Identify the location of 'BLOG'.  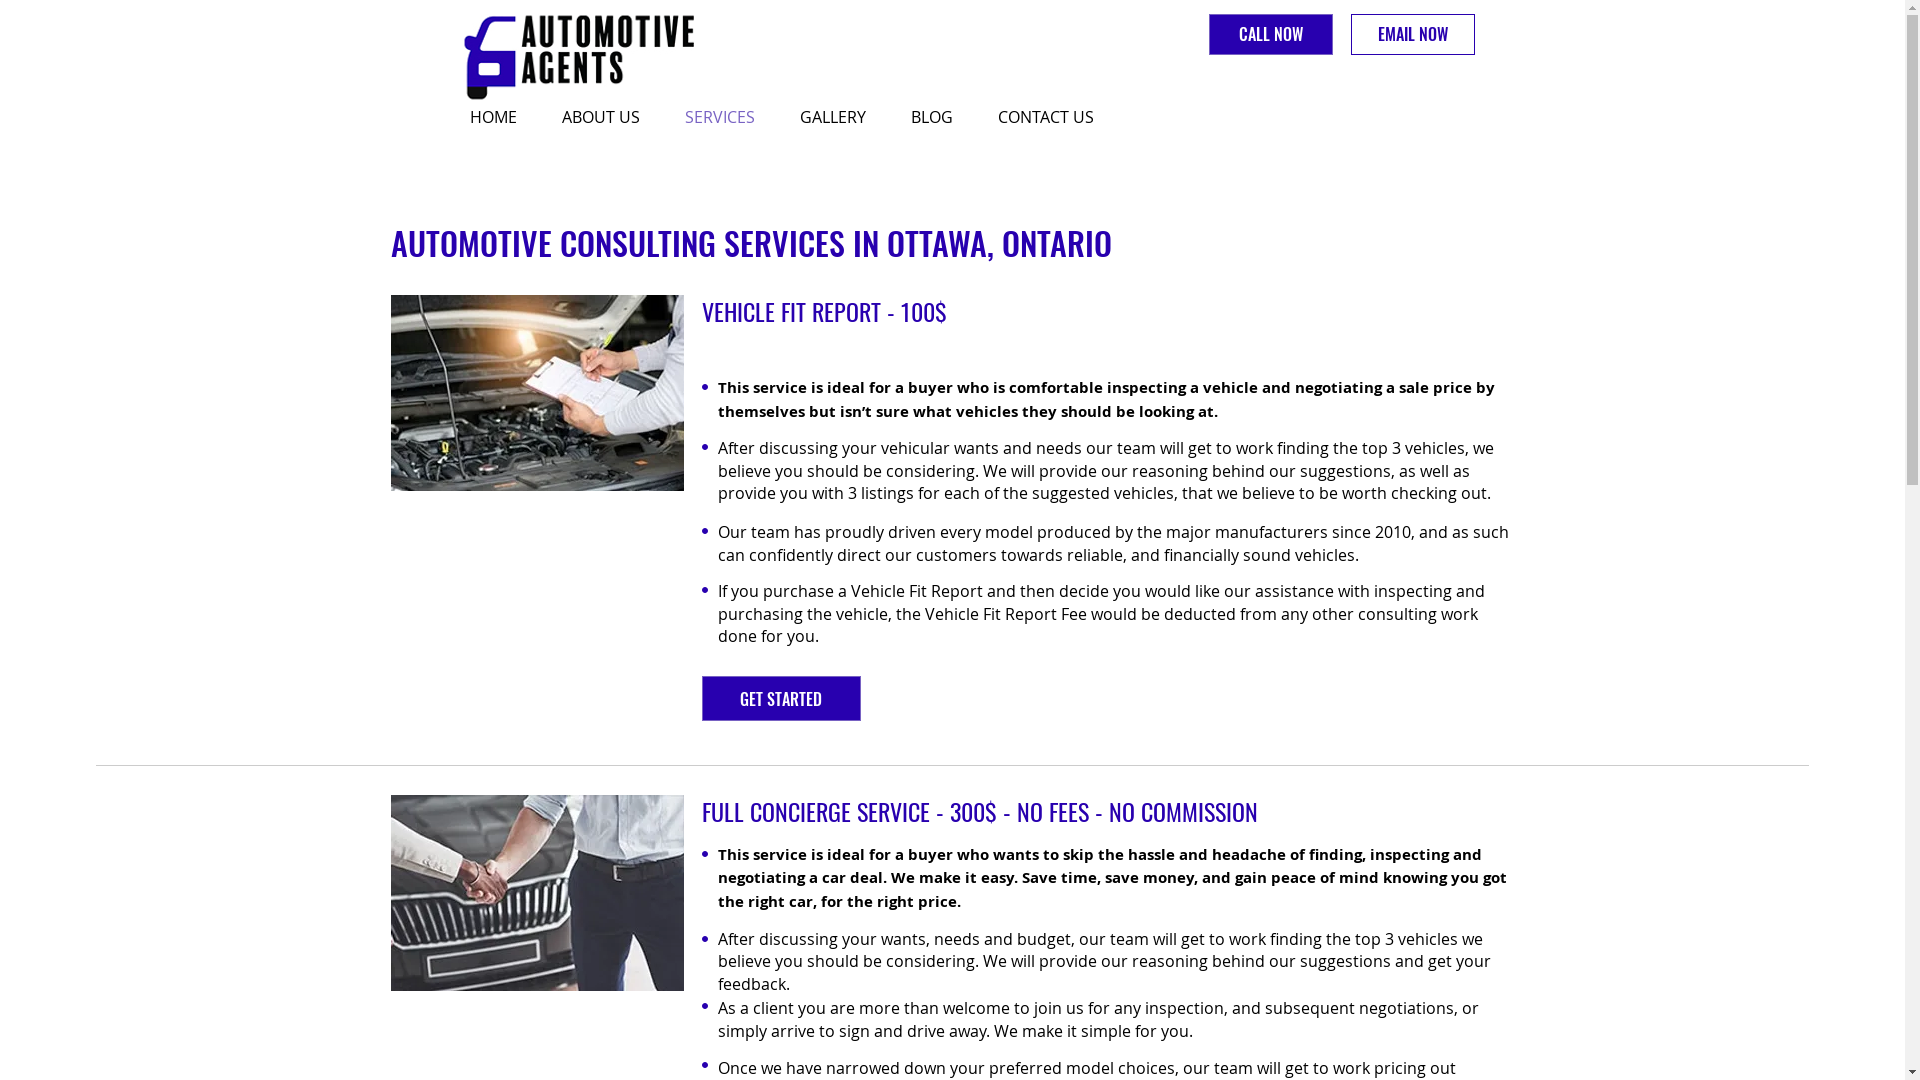
(938, 116).